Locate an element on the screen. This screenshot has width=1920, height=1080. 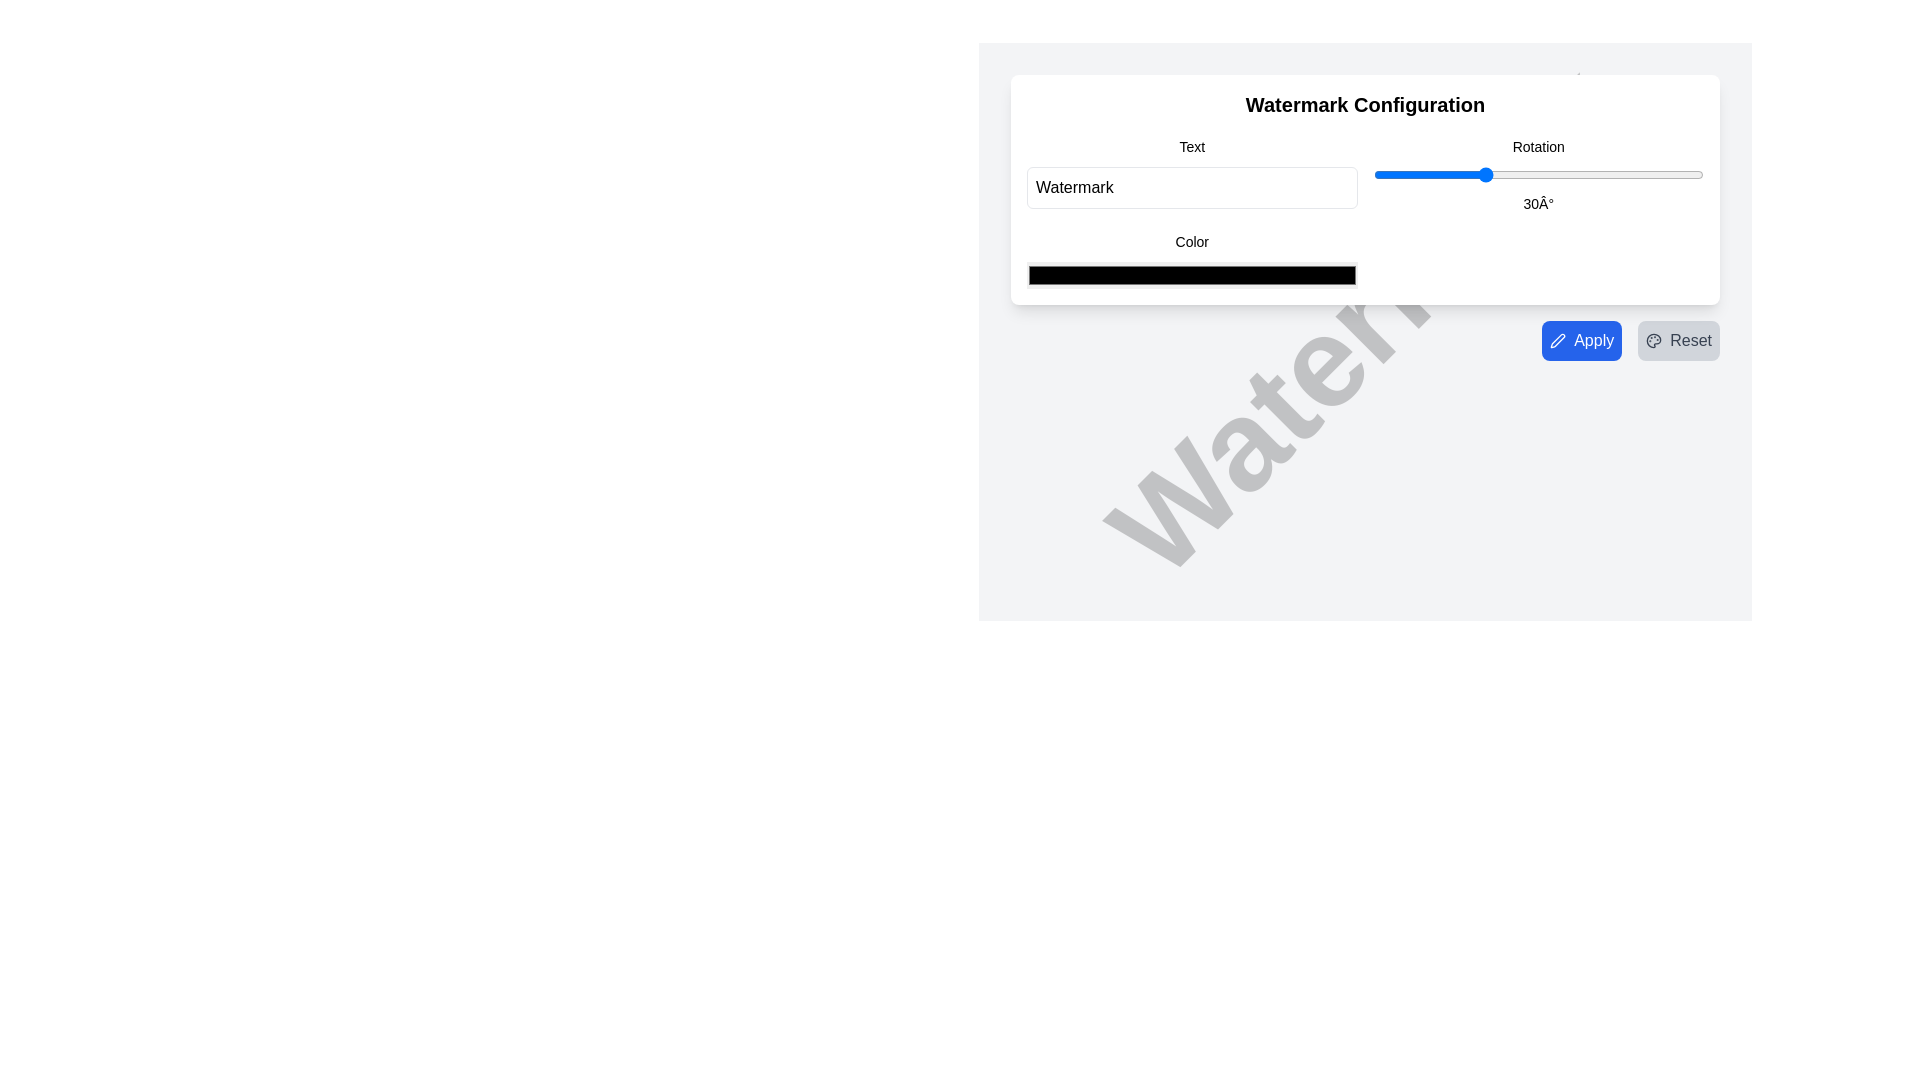
rotation is located at coordinates (1491, 173).